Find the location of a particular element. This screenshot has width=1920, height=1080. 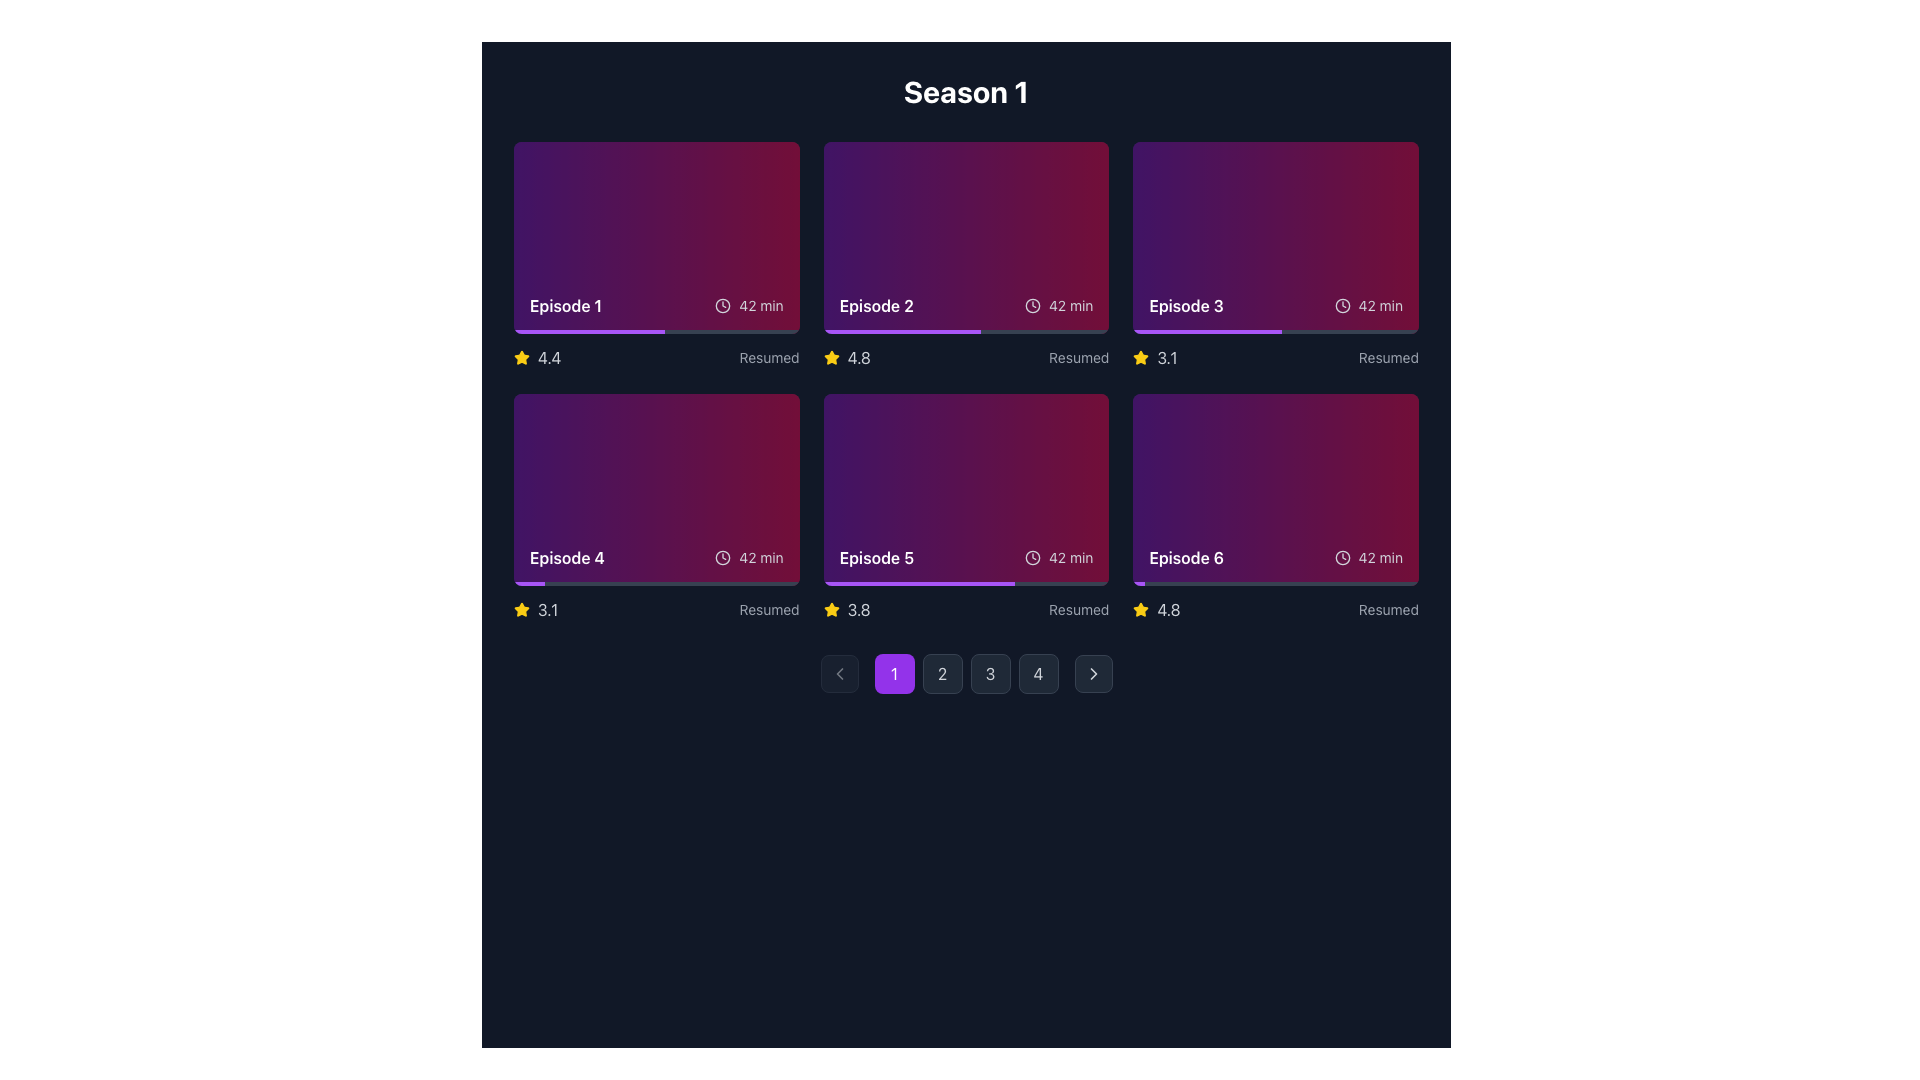

the SVG-based clock icon located in the lower right section of the second episode card, which visually indicates the episode duration of '42 min' is located at coordinates (1032, 305).